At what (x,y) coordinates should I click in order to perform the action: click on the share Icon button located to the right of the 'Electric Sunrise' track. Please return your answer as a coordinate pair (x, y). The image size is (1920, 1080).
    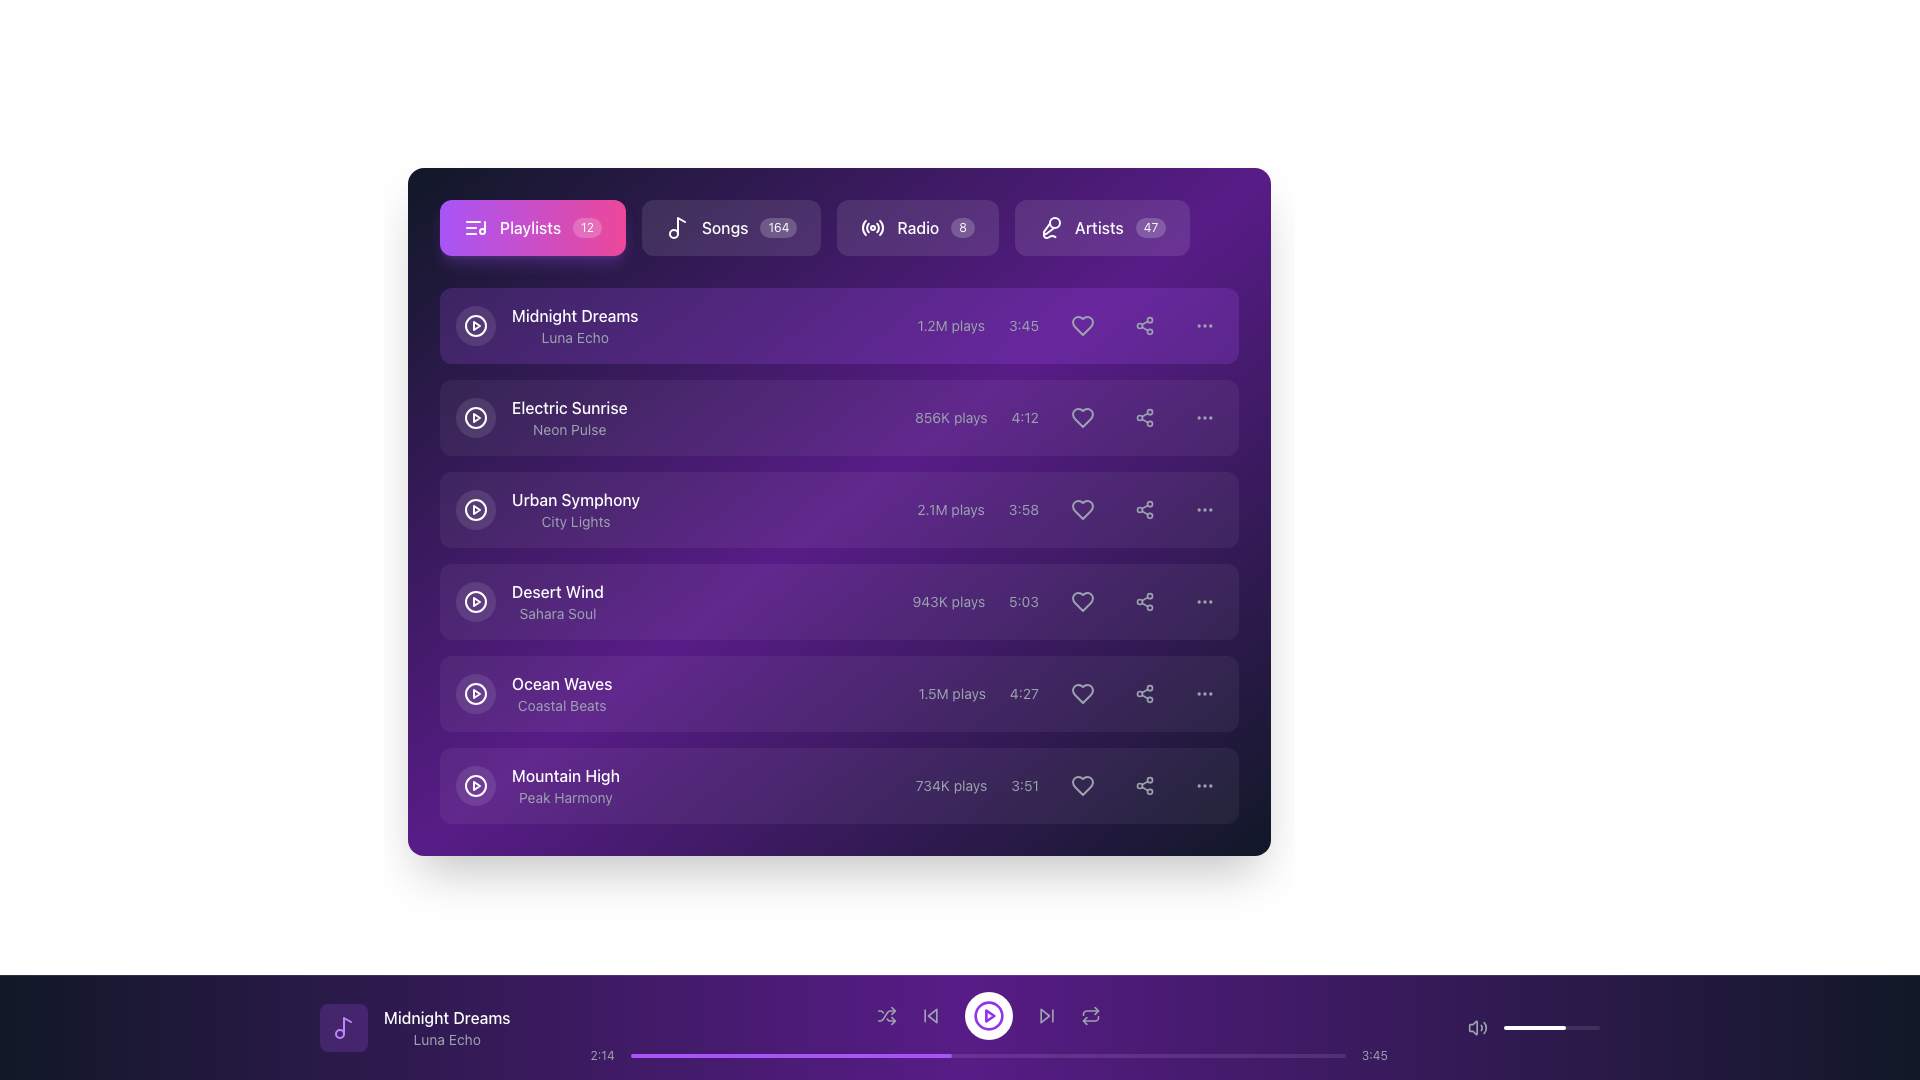
    Looking at the image, I should click on (1145, 416).